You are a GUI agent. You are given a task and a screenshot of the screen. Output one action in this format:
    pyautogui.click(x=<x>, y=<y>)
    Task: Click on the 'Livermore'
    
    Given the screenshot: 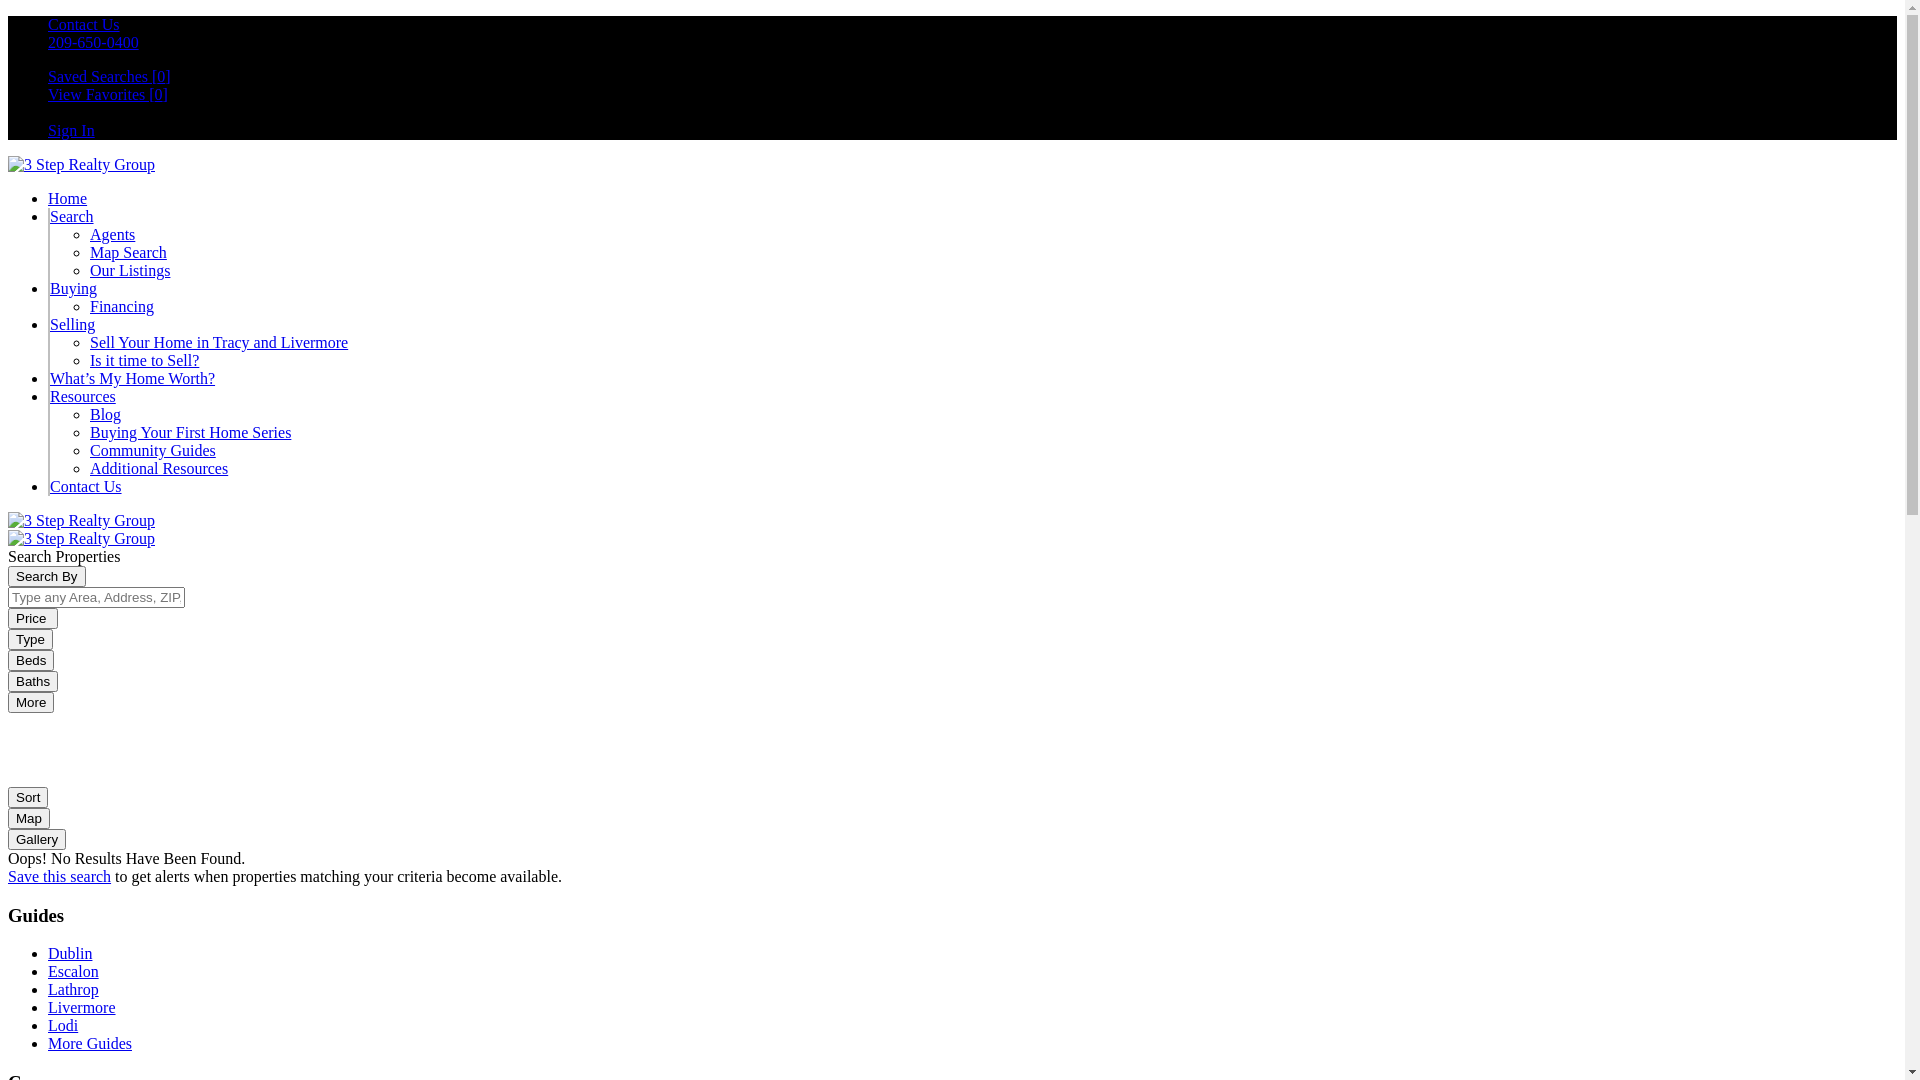 What is the action you would take?
    pyautogui.click(x=80, y=1007)
    